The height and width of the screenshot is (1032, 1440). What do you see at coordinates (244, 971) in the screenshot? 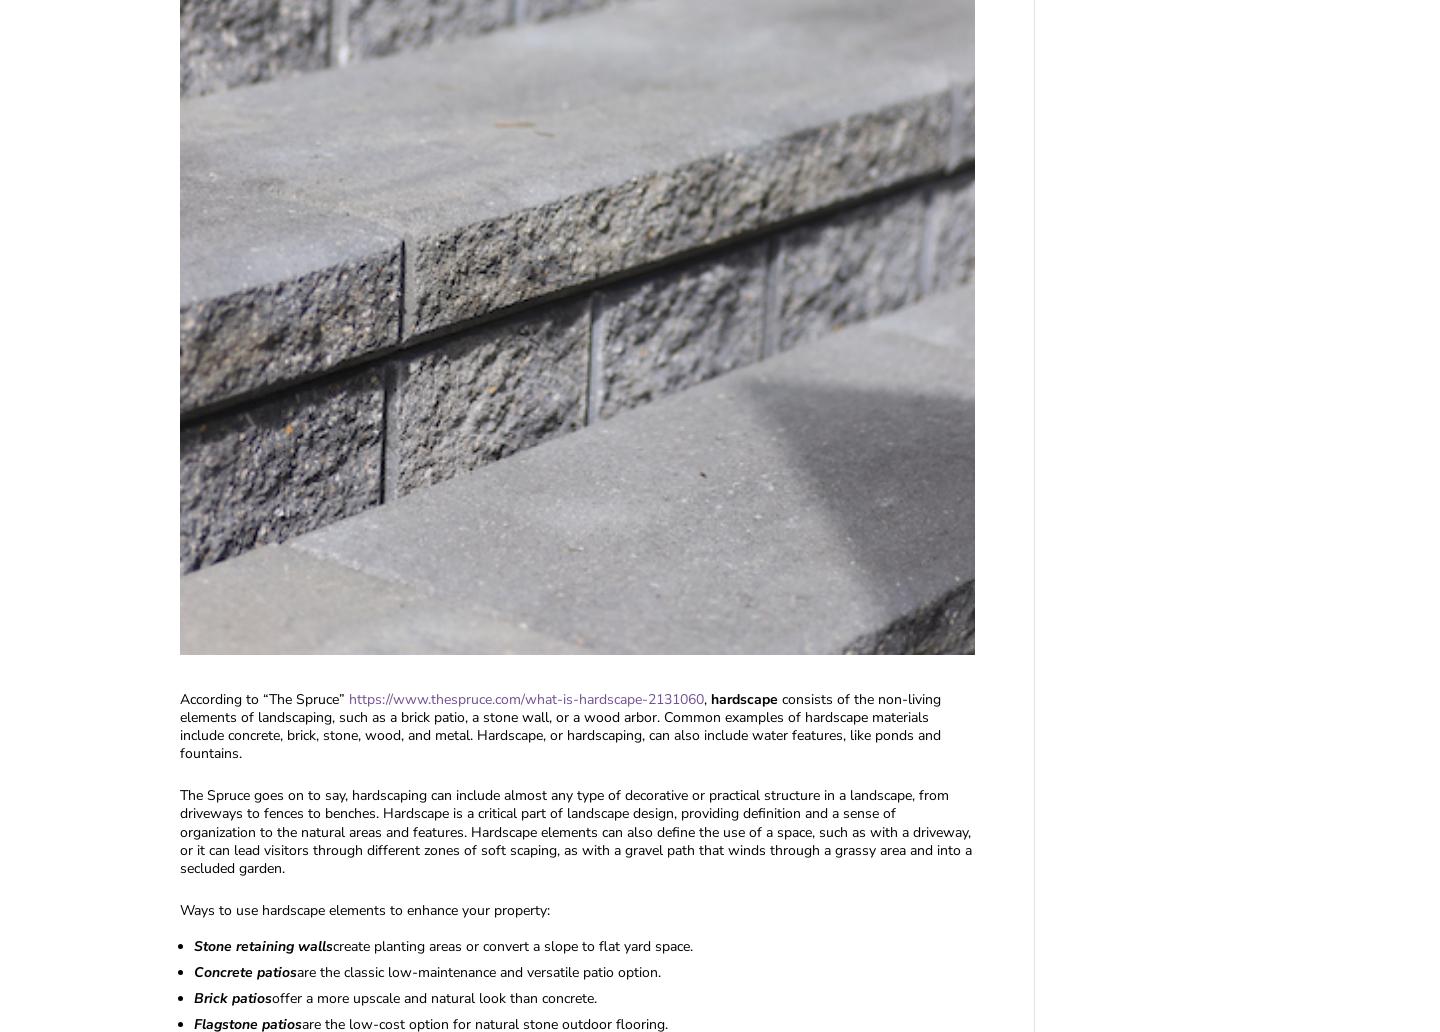
I see `'Concrete patios'` at bounding box center [244, 971].